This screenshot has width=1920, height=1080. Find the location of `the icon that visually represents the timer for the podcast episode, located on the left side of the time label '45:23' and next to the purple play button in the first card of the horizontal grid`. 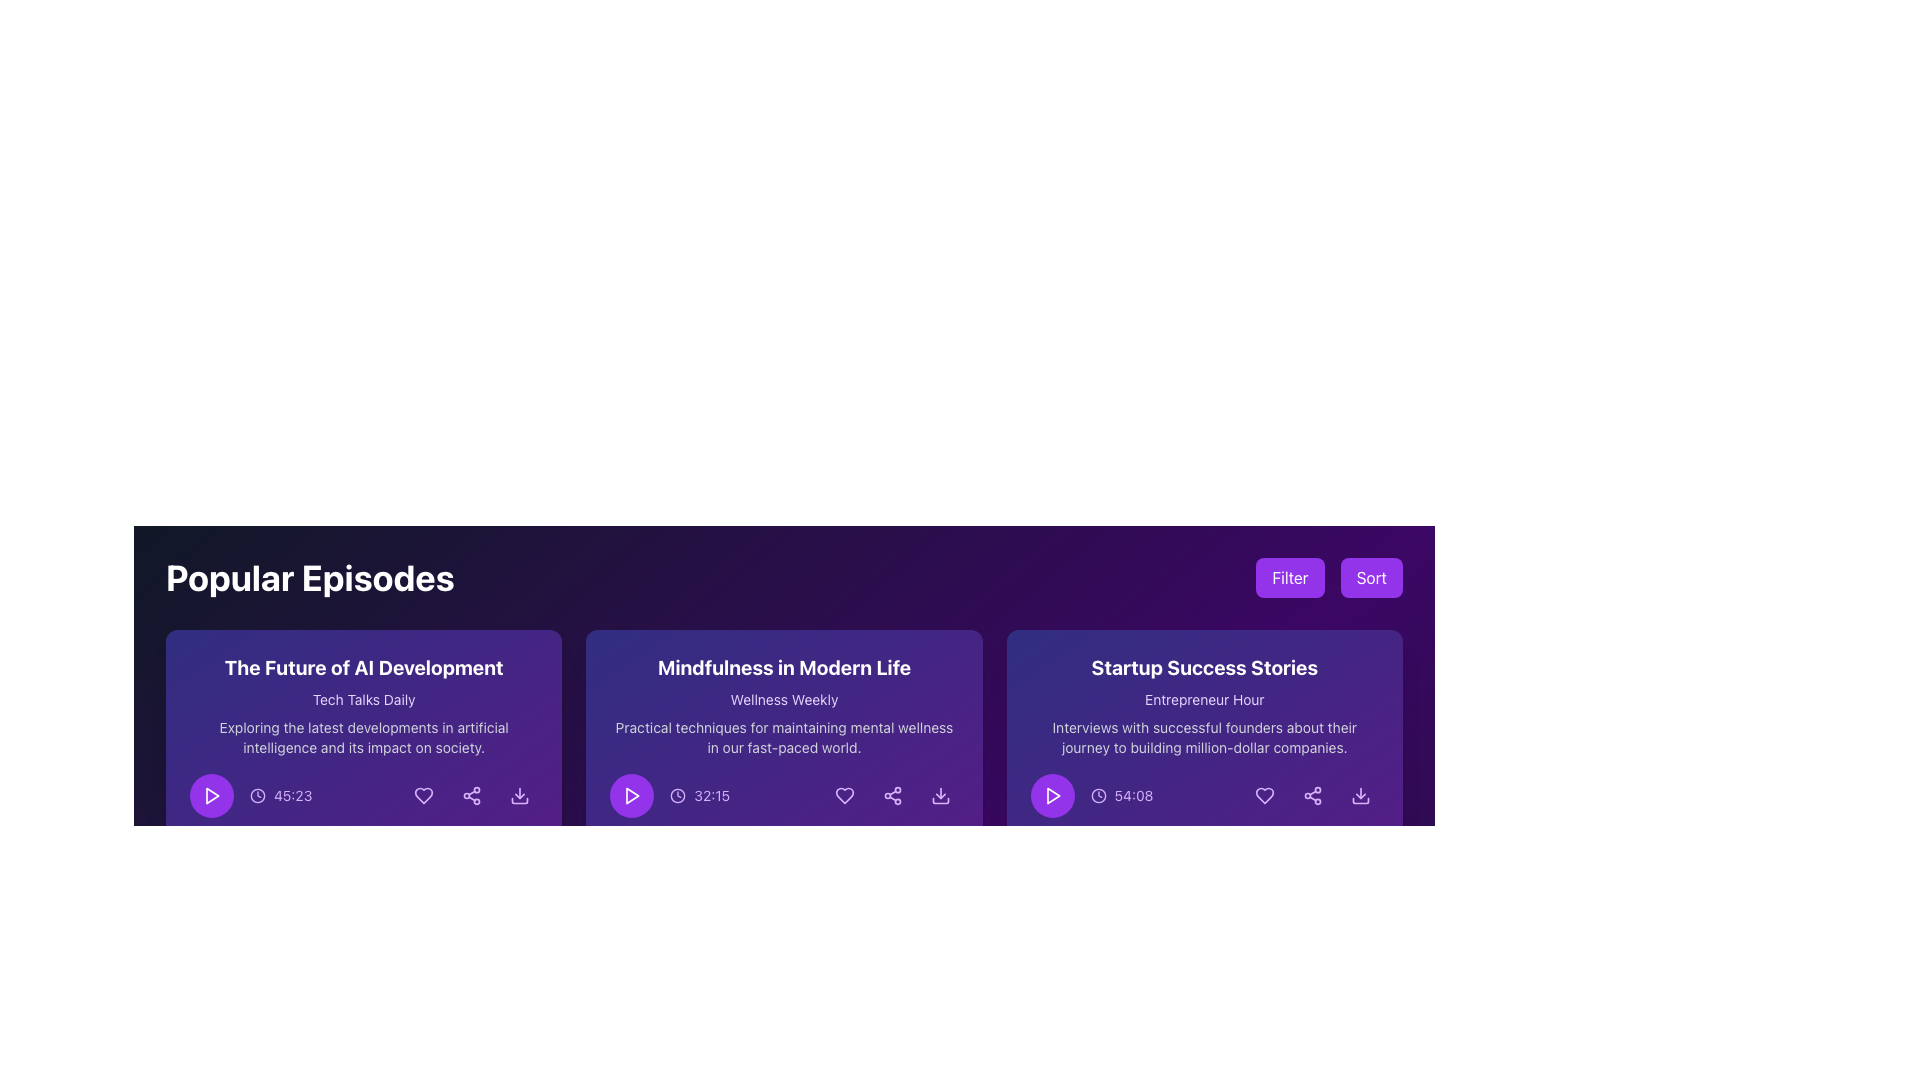

the icon that visually represents the timer for the podcast episode, located on the left side of the time label '45:23' and next to the purple play button in the first card of the horizontal grid is located at coordinates (257, 794).